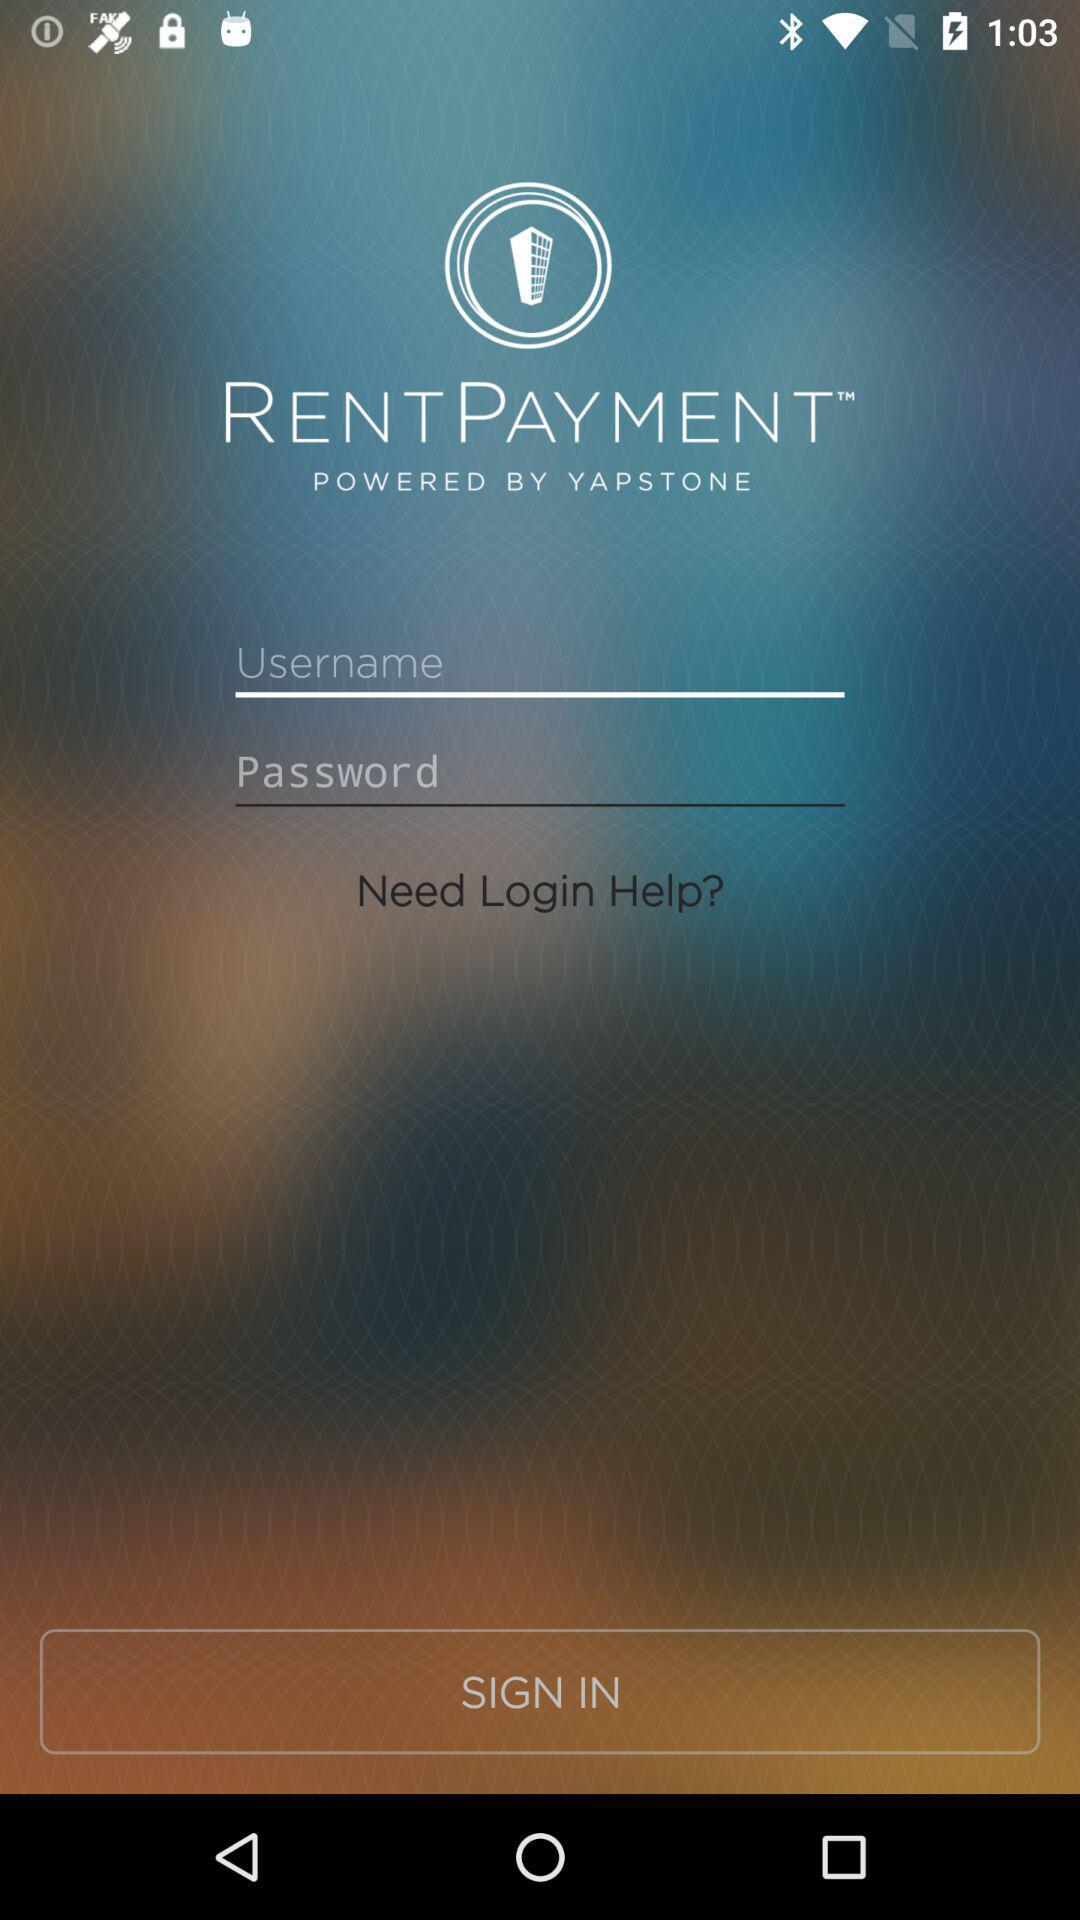  I want to click on sign in, so click(540, 662).